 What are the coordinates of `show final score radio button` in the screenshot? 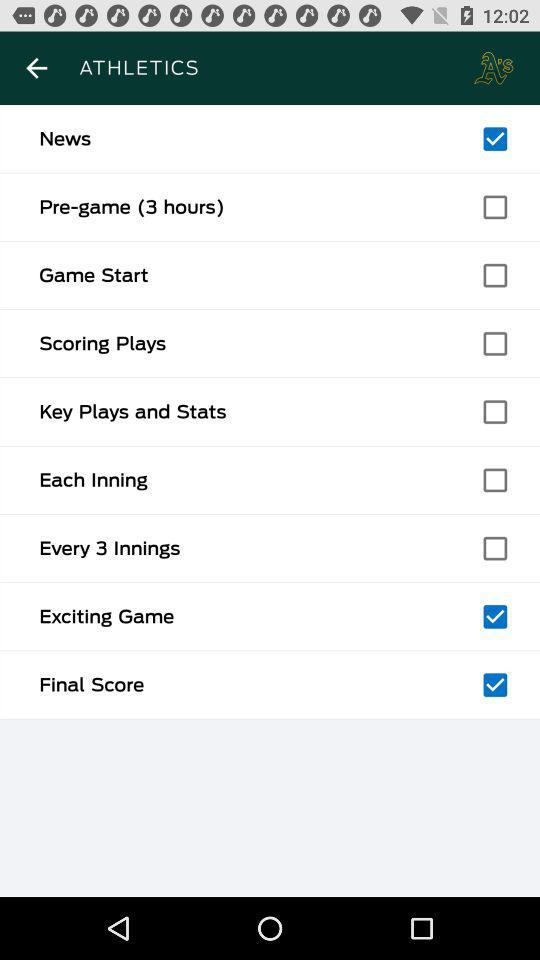 It's located at (494, 685).